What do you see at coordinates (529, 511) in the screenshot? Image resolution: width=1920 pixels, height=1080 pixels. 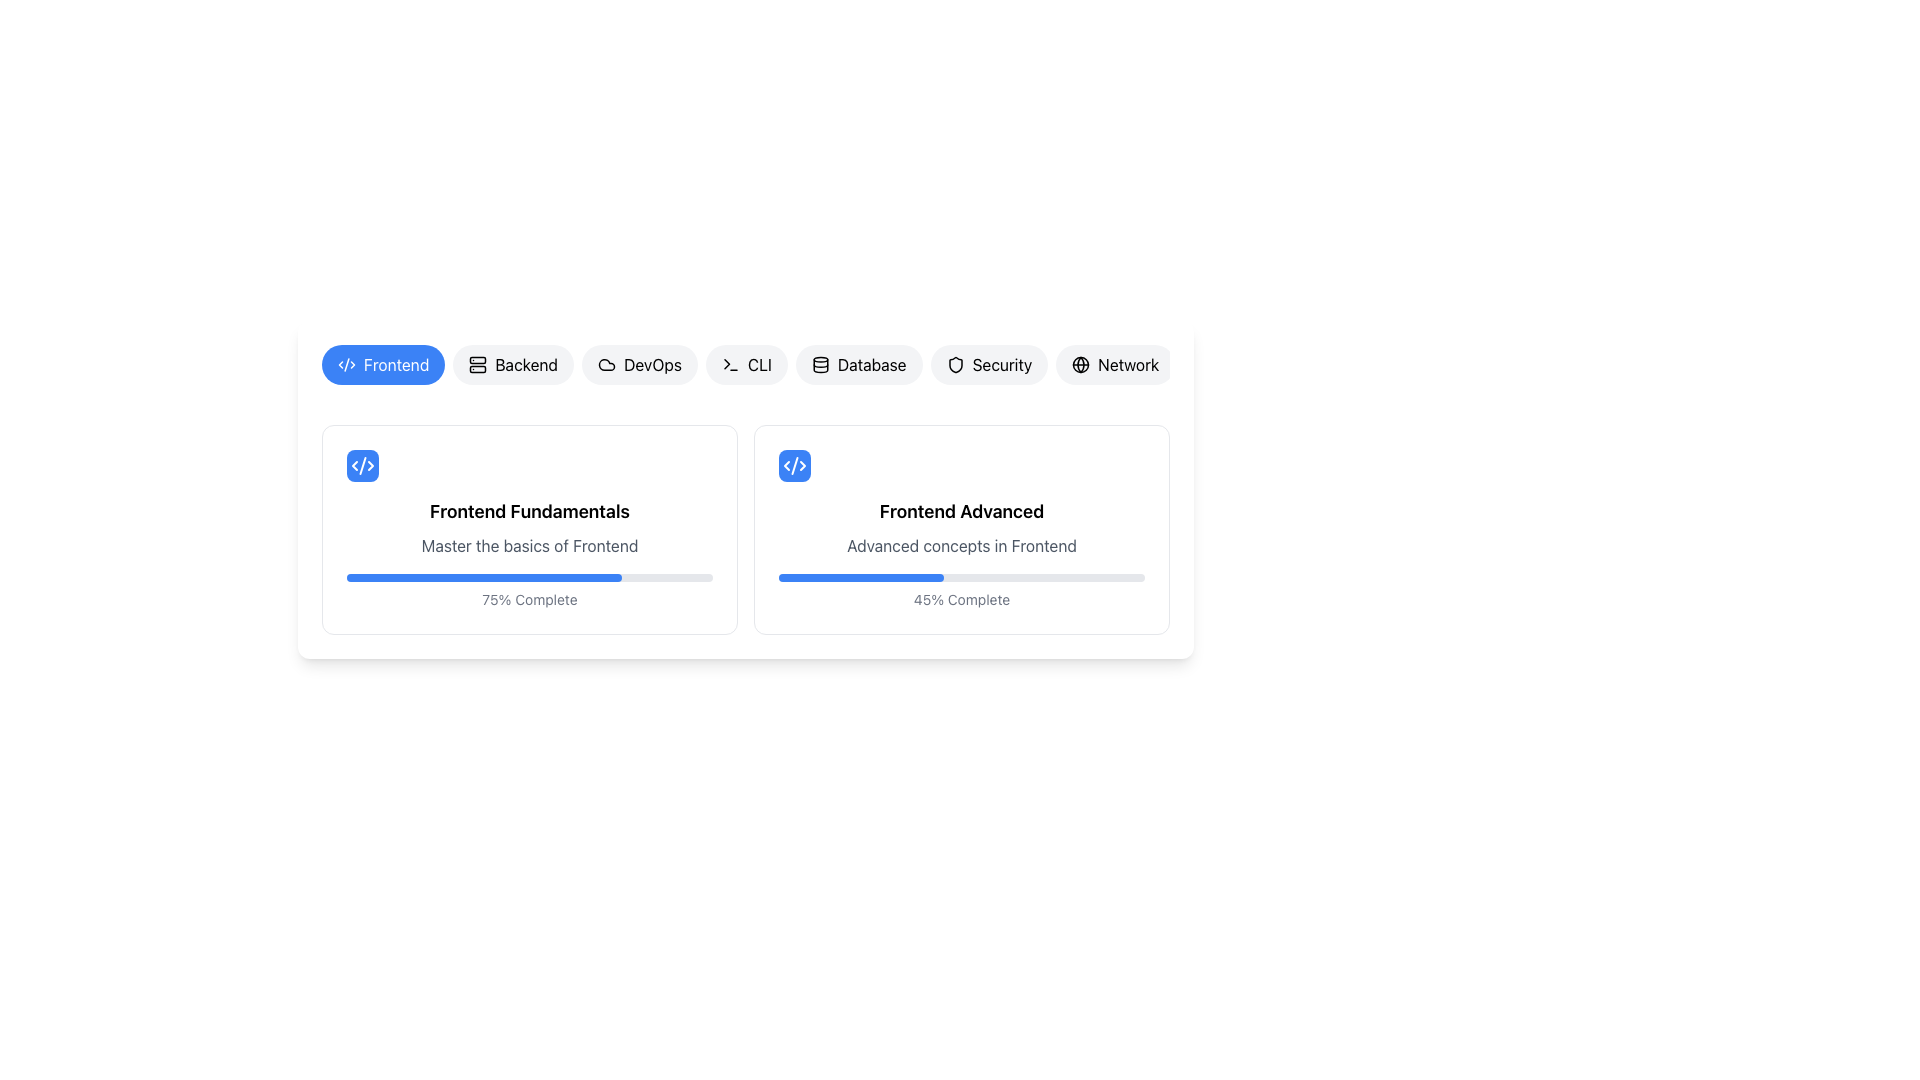 I see `the text label 'Frontend Fundamentals' that is prominently displayed in bold and larger font, located centrally above the descriptive text on the clickable card` at bounding box center [529, 511].